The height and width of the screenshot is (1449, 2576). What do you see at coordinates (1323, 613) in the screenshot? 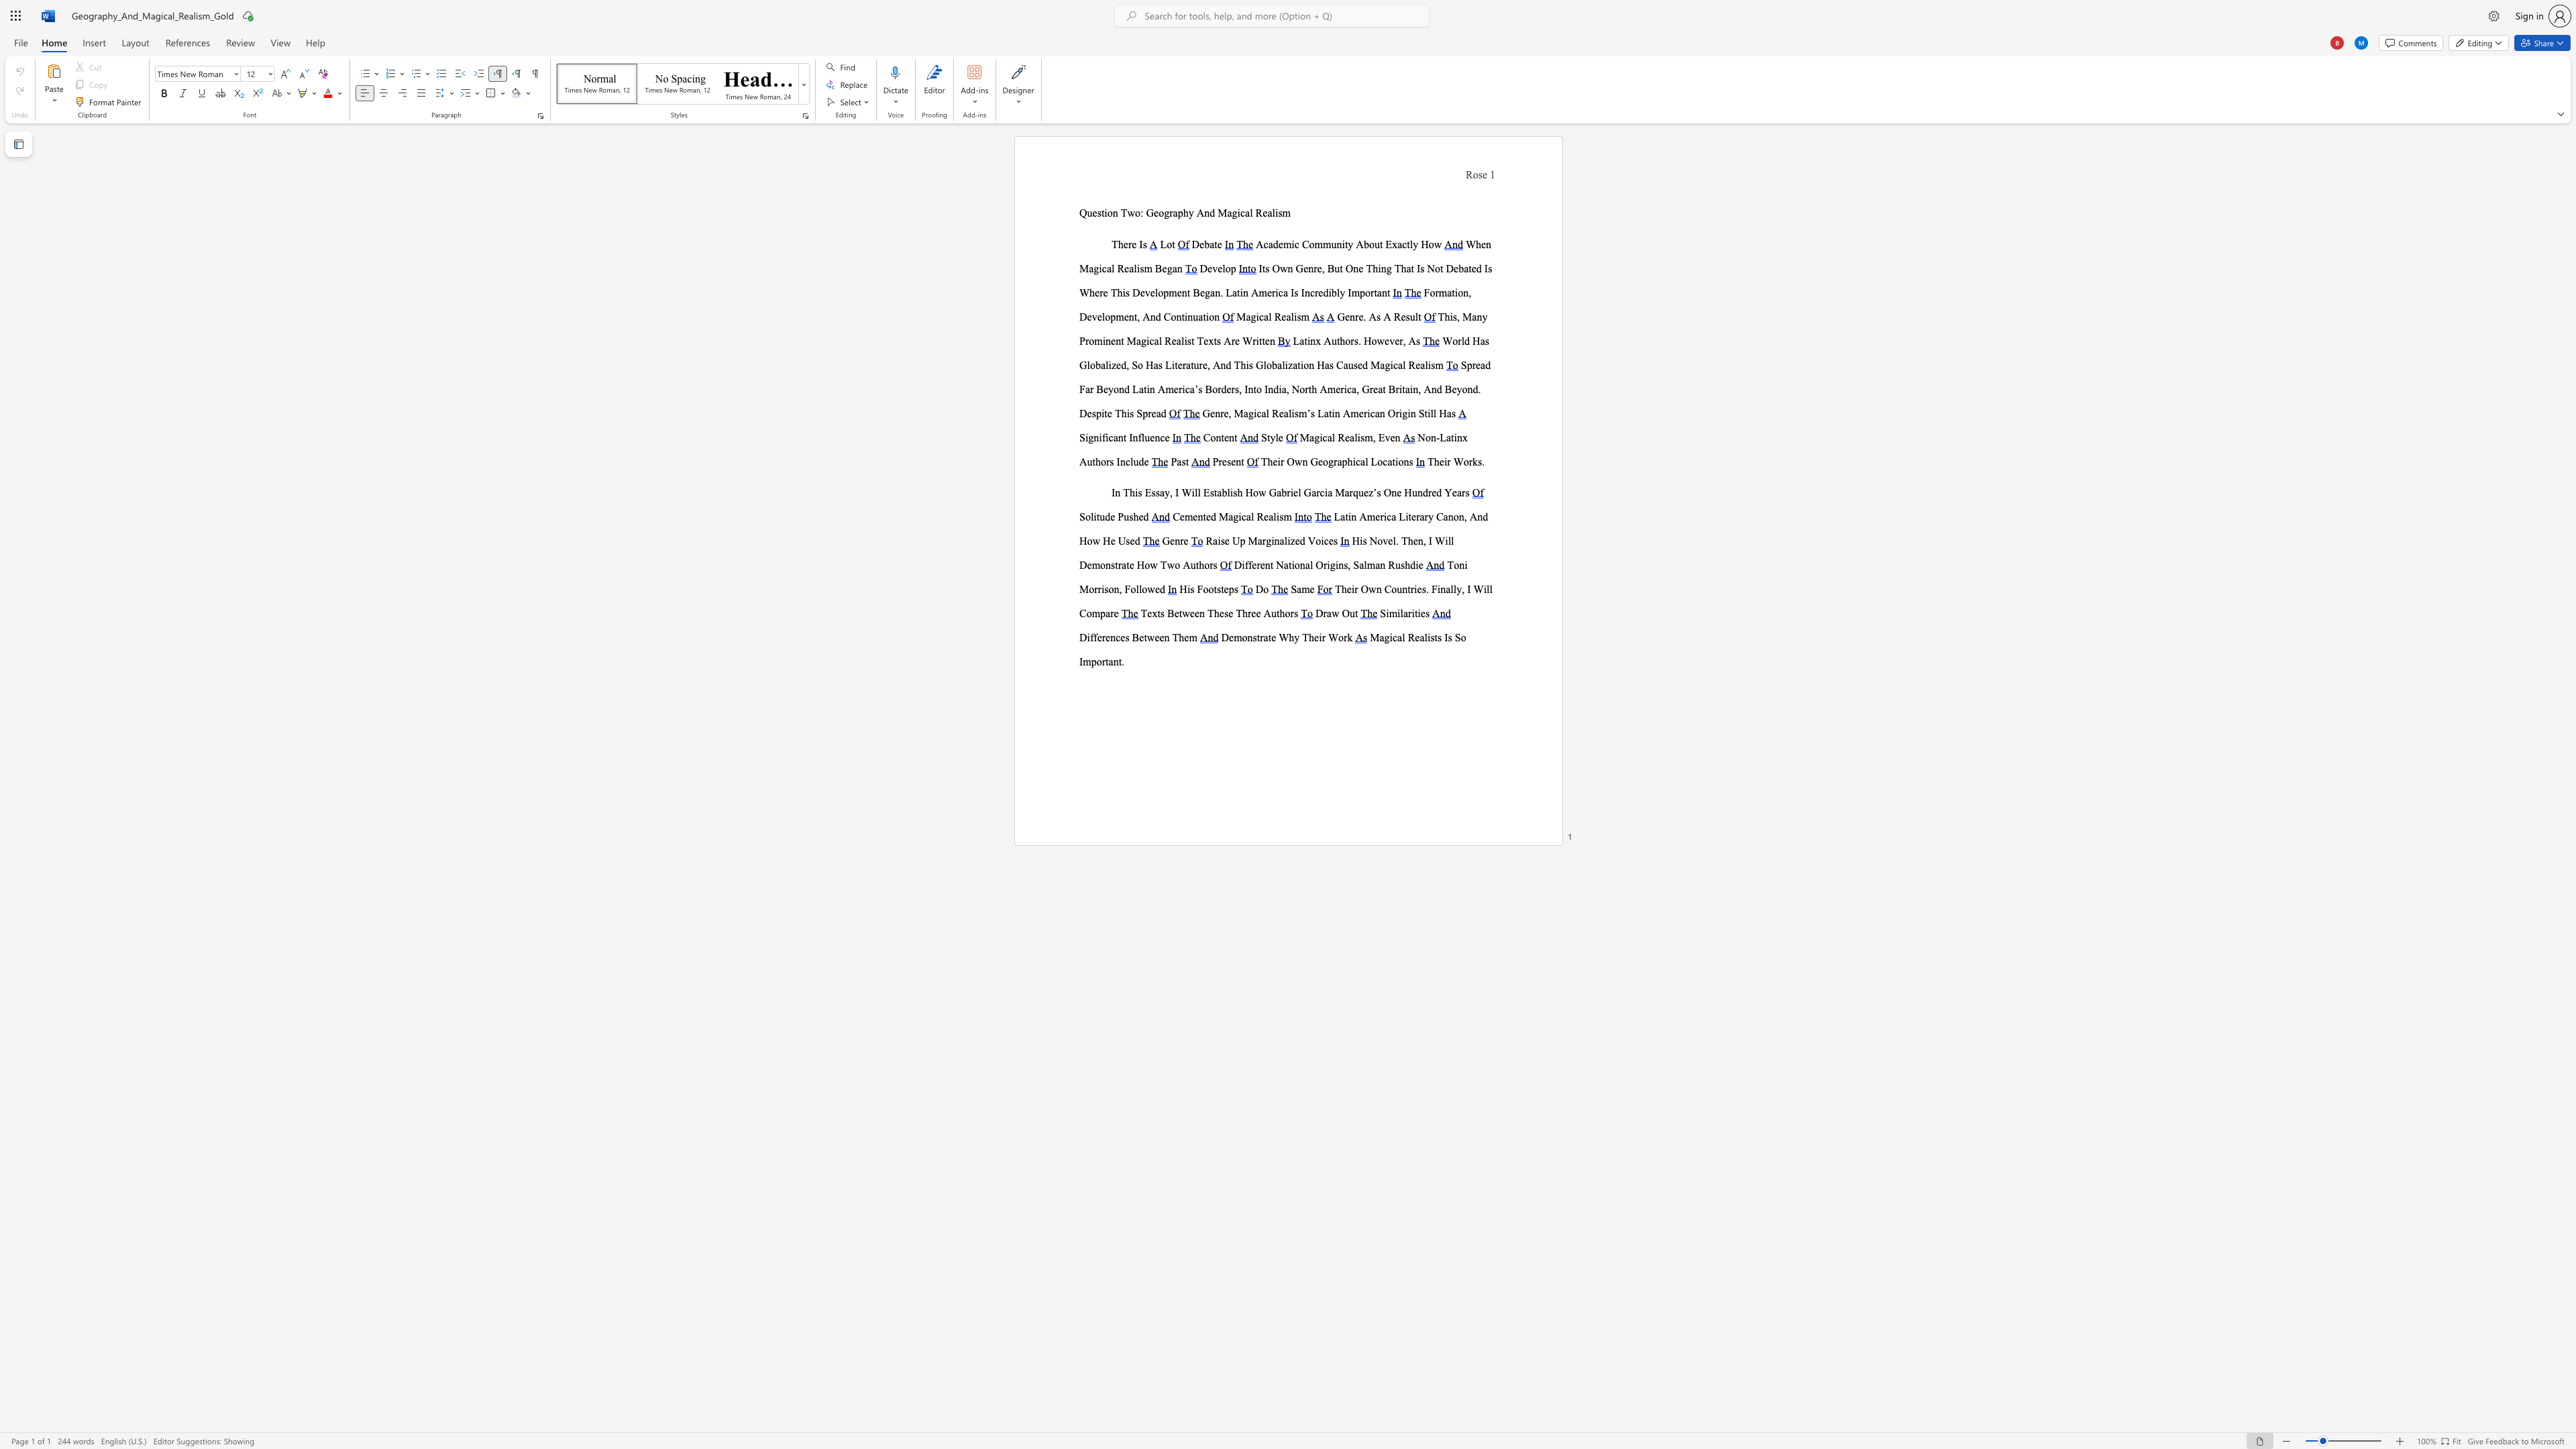
I see `the subset text "raw O" within the text "Draw Out"` at bounding box center [1323, 613].